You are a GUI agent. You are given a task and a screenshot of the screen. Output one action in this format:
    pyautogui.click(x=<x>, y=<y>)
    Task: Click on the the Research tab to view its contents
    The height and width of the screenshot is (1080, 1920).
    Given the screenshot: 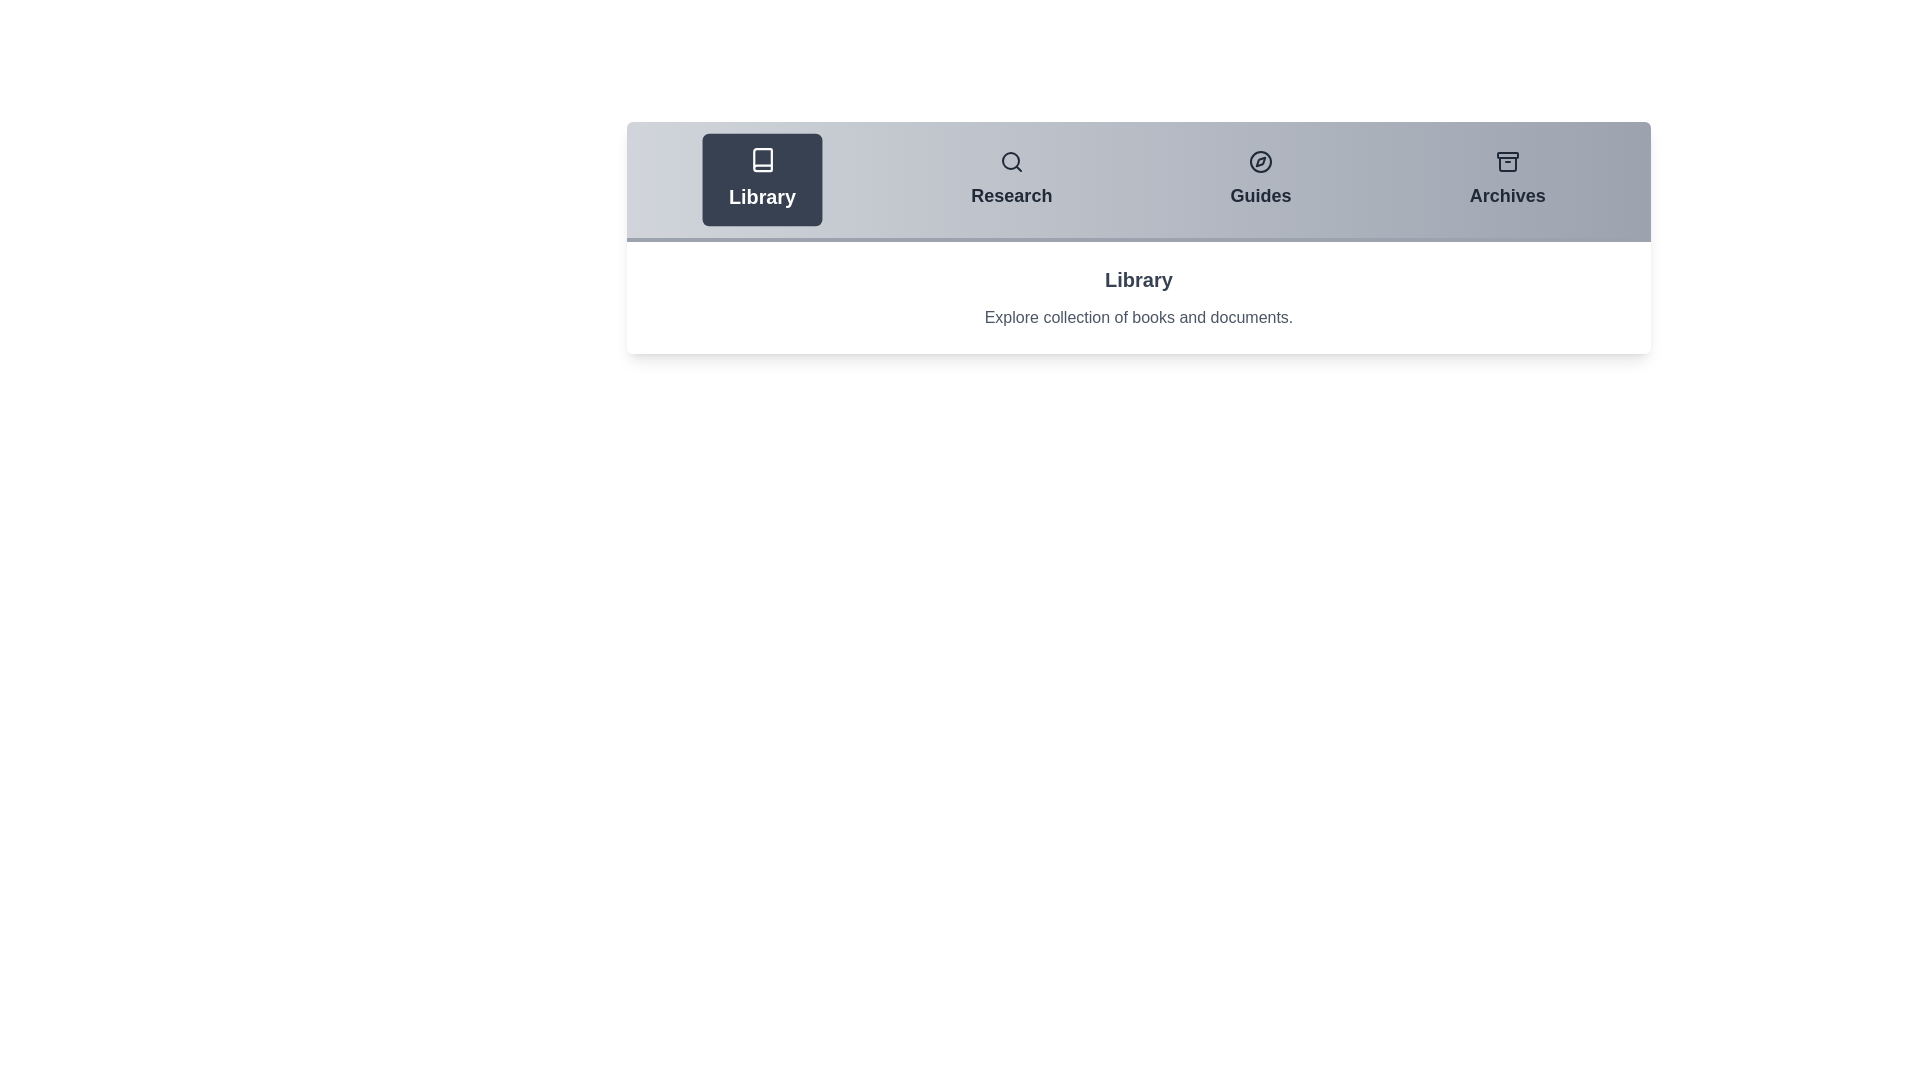 What is the action you would take?
    pyautogui.click(x=1011, y=180)
    